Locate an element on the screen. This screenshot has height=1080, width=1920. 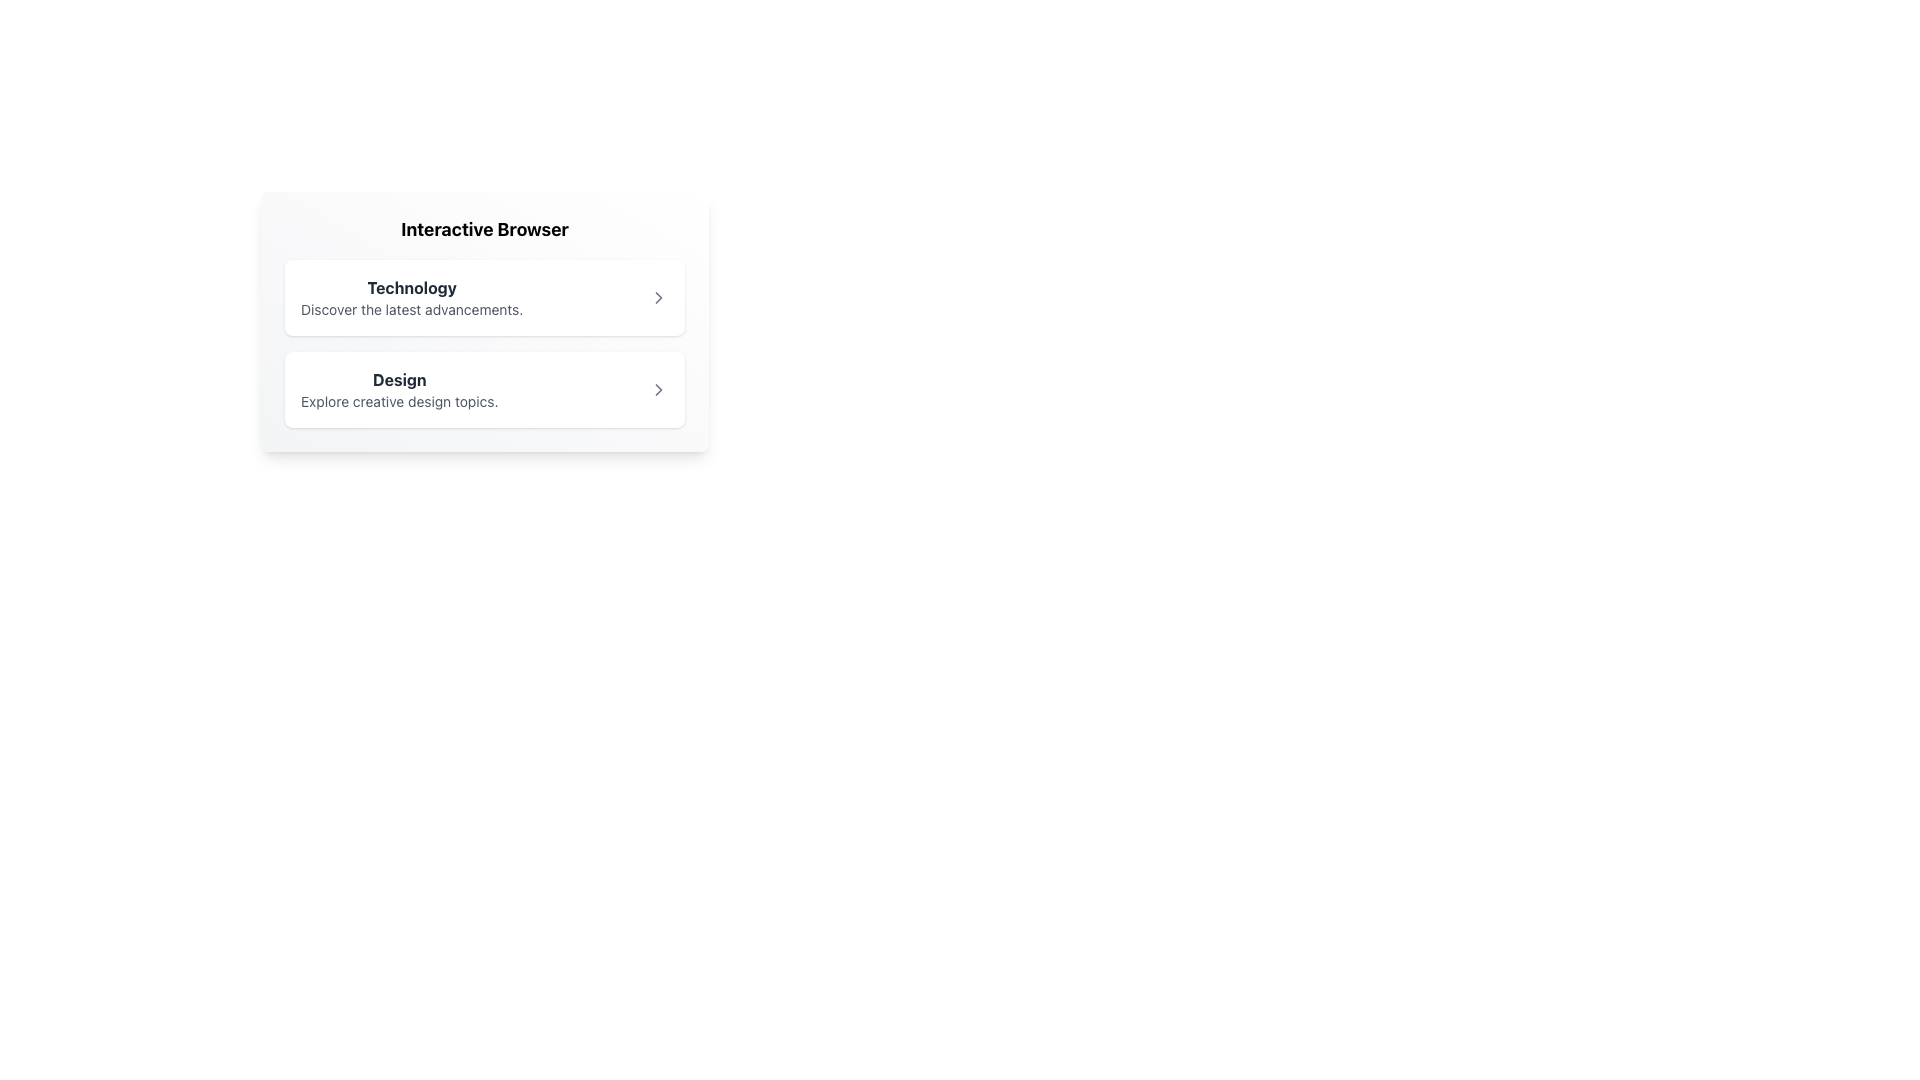
the chevron icon located in the 'Design' section is located at coordinates (658, 389).